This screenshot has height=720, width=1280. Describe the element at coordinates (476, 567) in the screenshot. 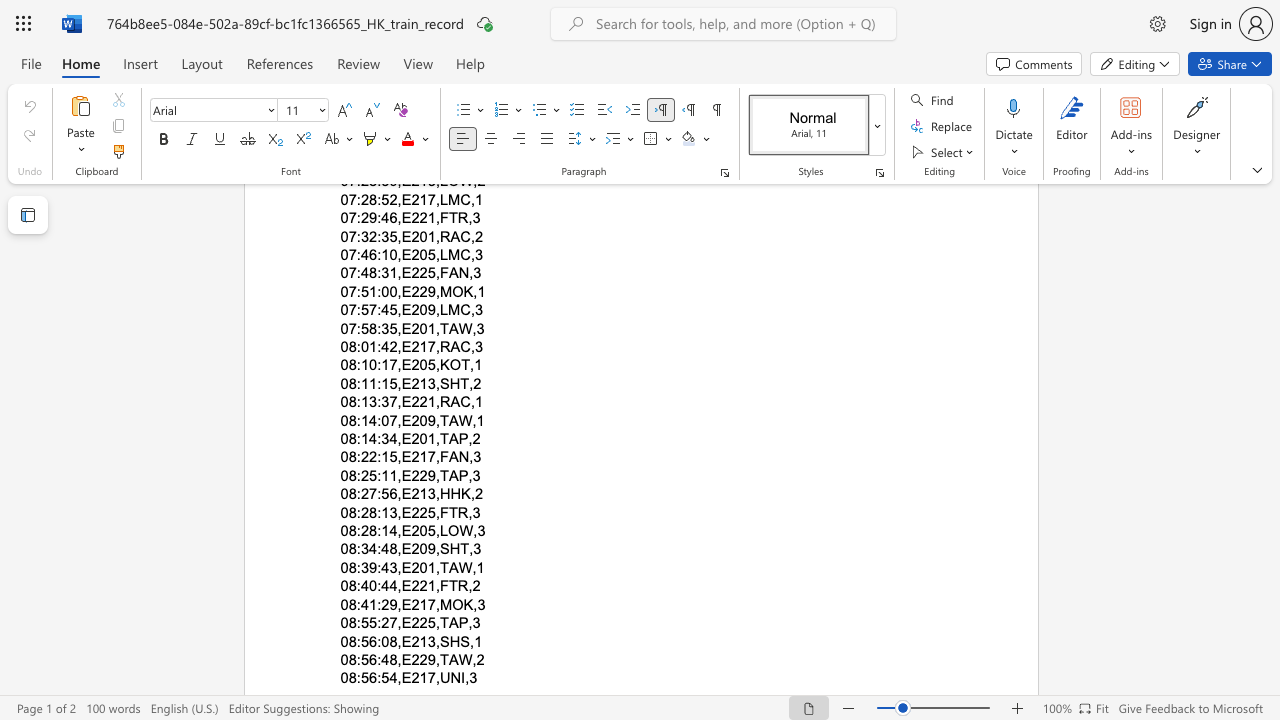

I see `the space between the continuous character "," and "1" in the text` at that location.